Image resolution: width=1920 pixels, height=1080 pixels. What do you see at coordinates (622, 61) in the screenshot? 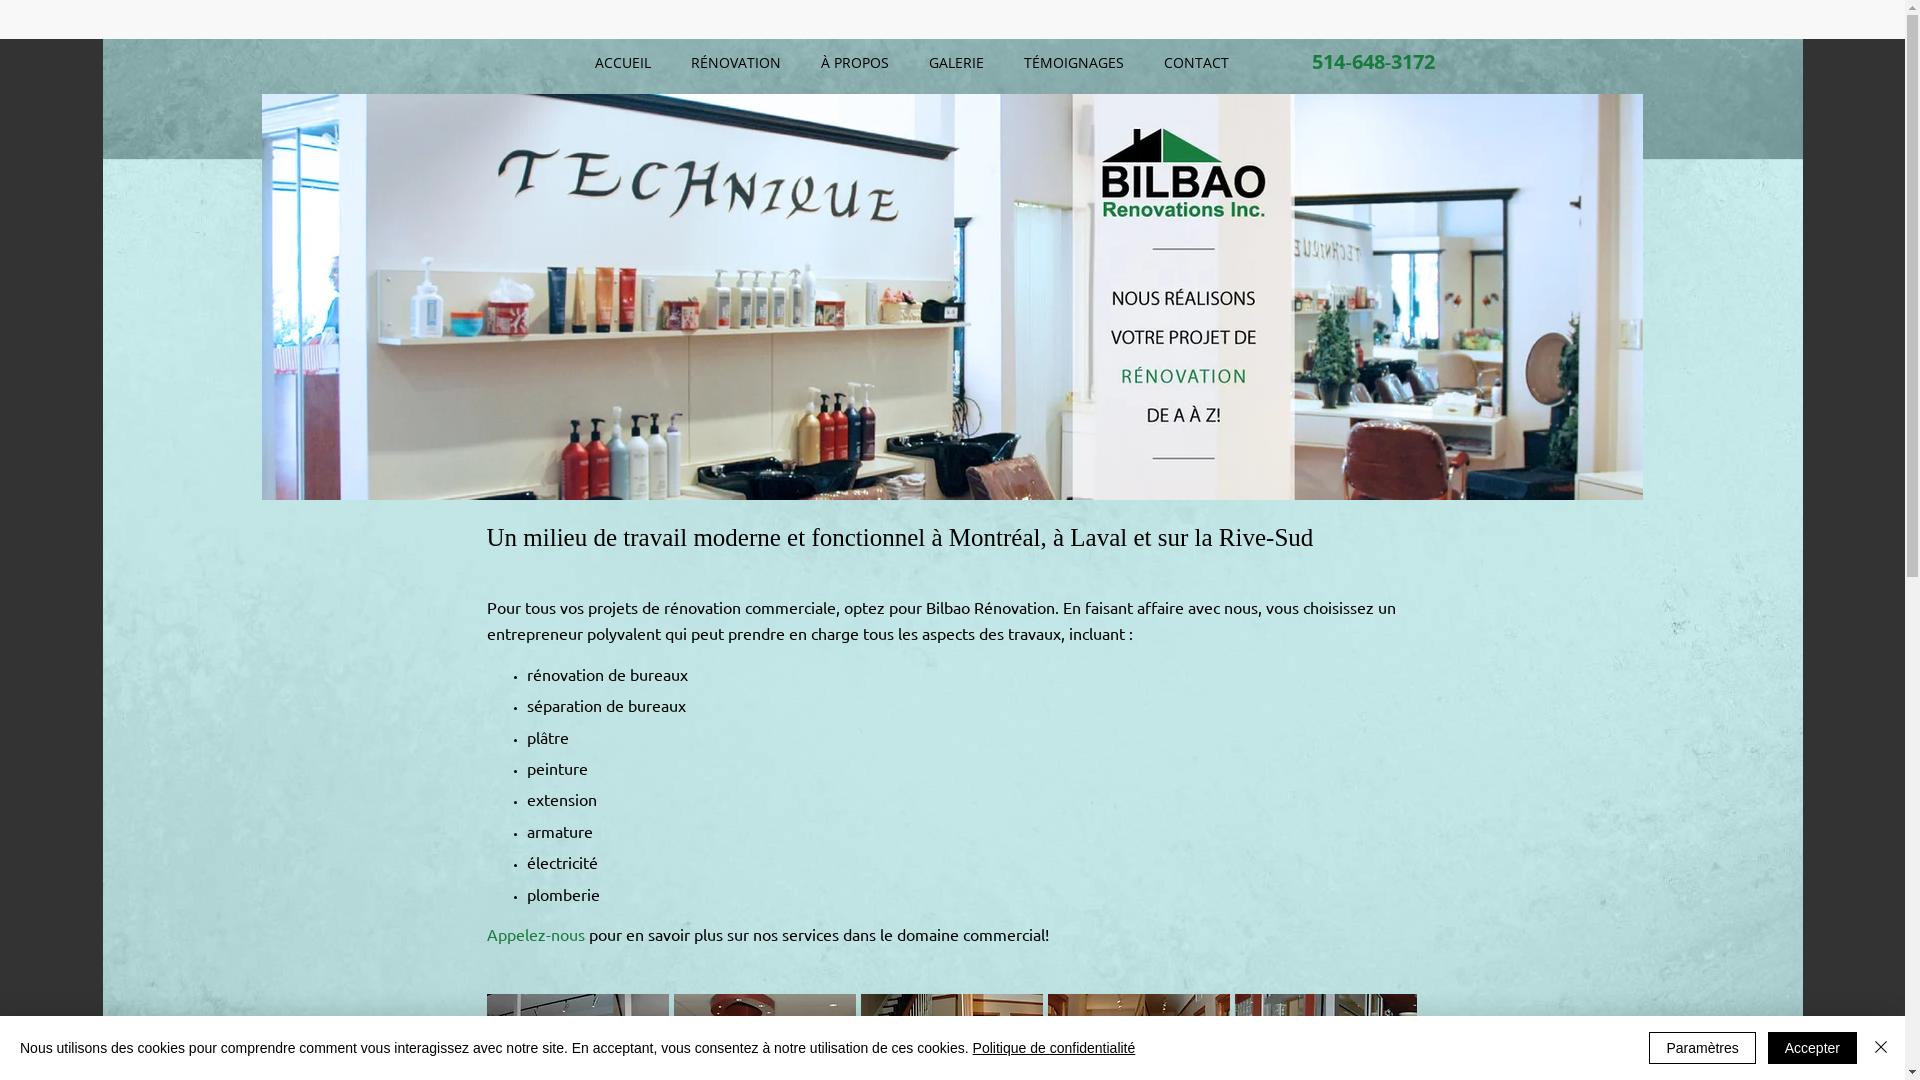
I see `'ACCUEIL'` at bounding box center [622, 61].